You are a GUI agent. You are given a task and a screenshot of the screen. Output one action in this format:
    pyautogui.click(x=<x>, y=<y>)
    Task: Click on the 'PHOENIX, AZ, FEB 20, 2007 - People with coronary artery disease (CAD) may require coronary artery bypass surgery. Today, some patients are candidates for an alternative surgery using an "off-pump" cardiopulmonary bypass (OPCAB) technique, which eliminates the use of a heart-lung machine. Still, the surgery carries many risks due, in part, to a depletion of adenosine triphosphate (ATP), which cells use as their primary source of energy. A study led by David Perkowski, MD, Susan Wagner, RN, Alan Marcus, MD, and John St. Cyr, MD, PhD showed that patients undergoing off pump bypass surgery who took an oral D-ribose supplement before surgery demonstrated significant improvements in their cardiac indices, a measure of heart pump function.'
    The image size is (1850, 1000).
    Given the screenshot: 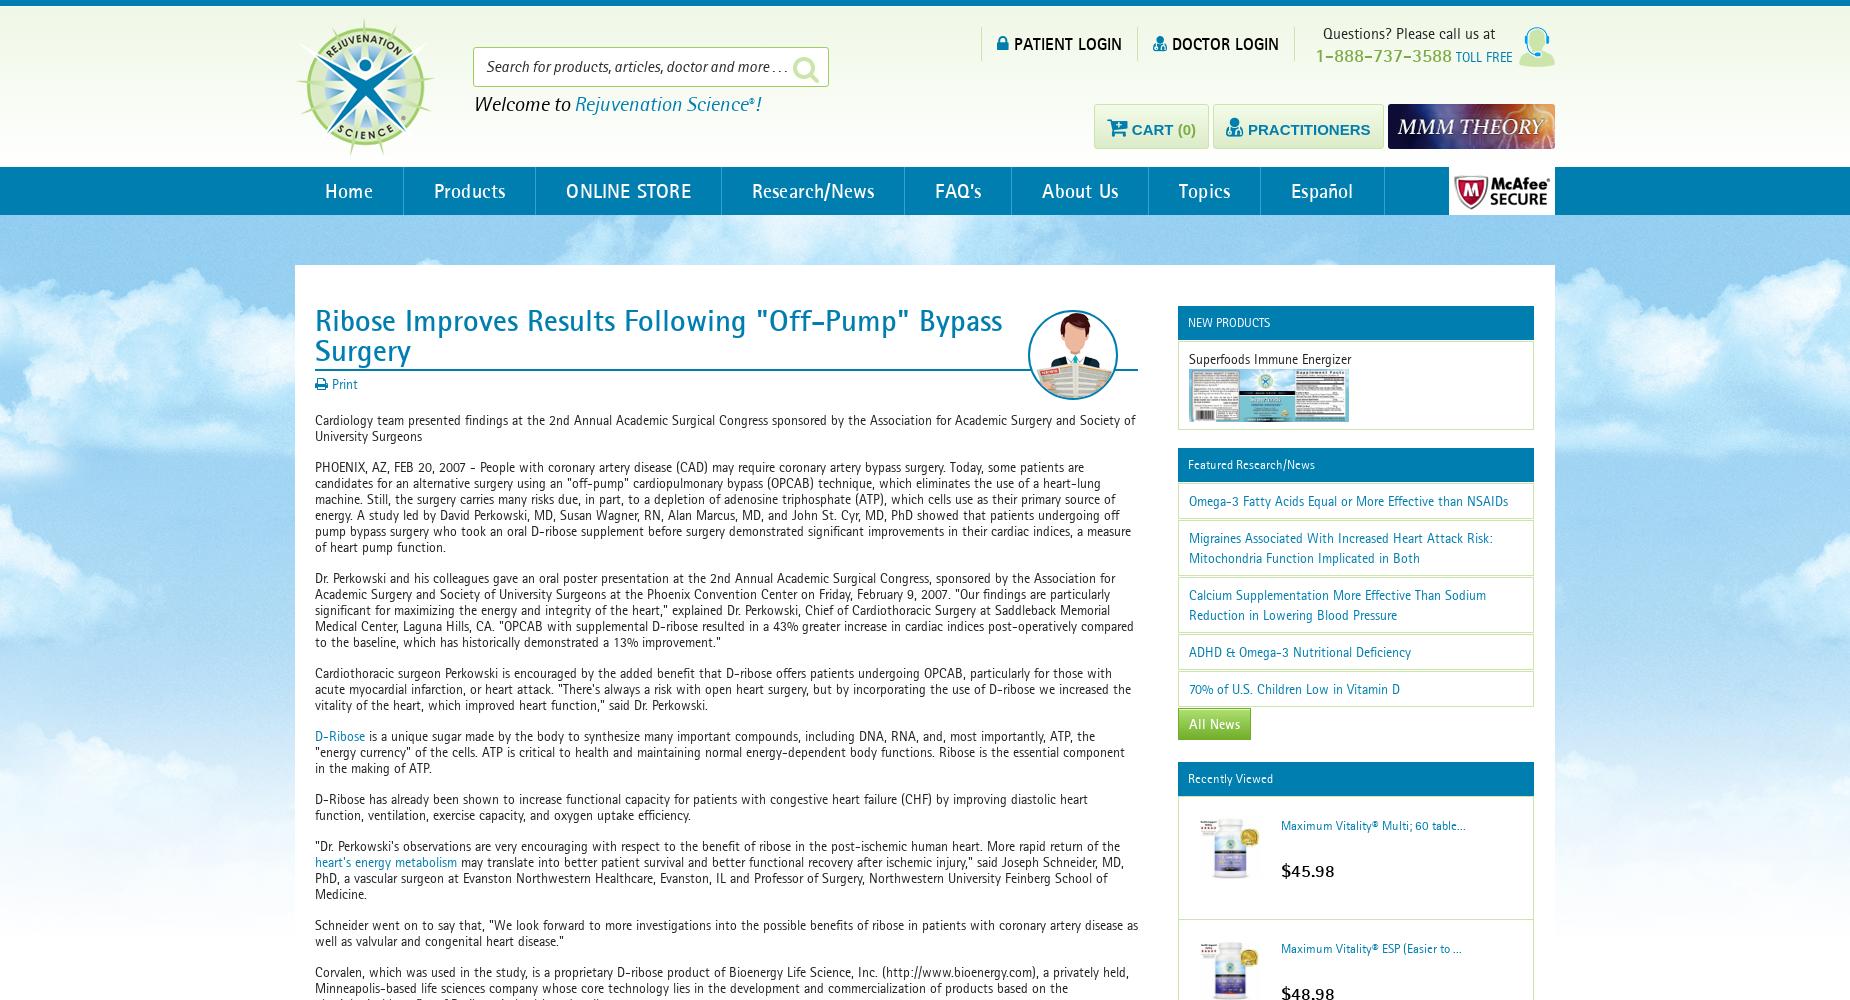 What is the action you would take?
    pyautogui.click(x=722, y=507)
    